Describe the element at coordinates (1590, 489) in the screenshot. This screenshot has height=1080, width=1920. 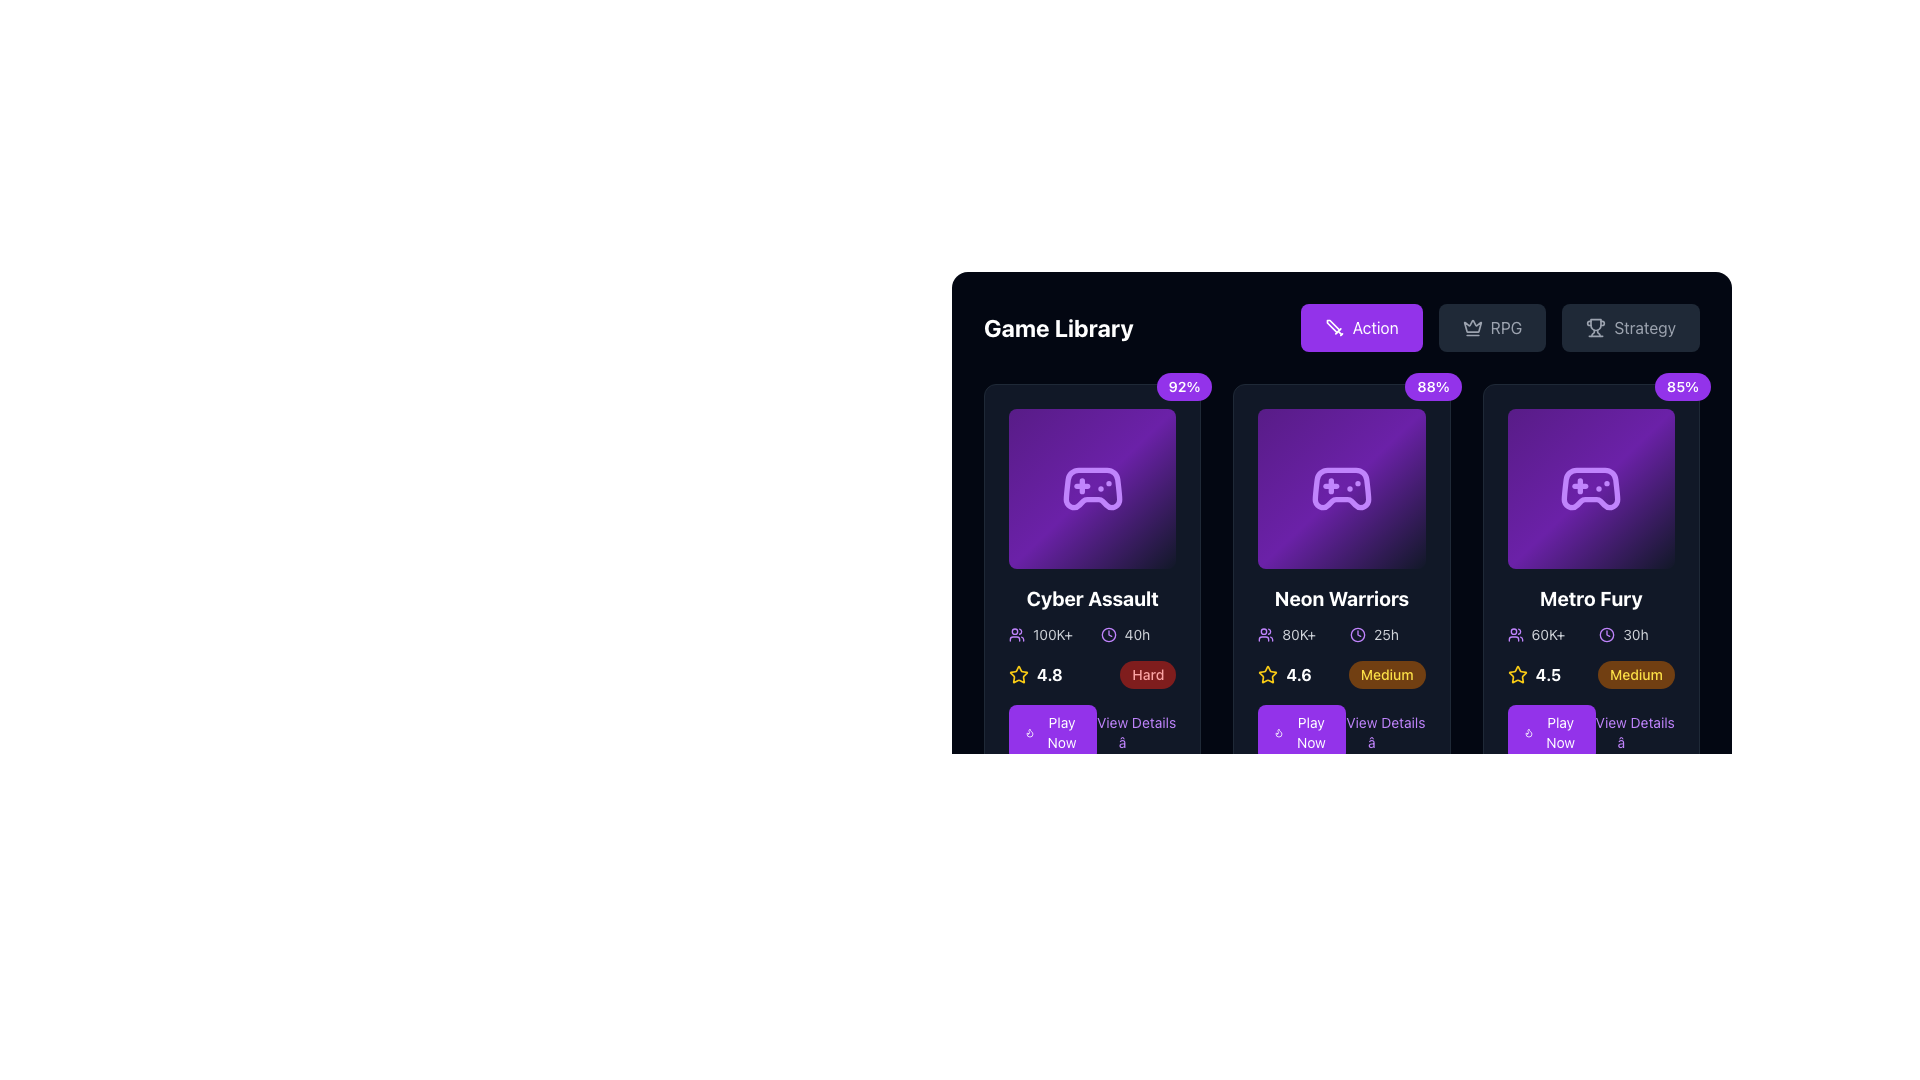
I see `the game controller icon within the 'Metro Fury' card to recognize the game theme` at that location.